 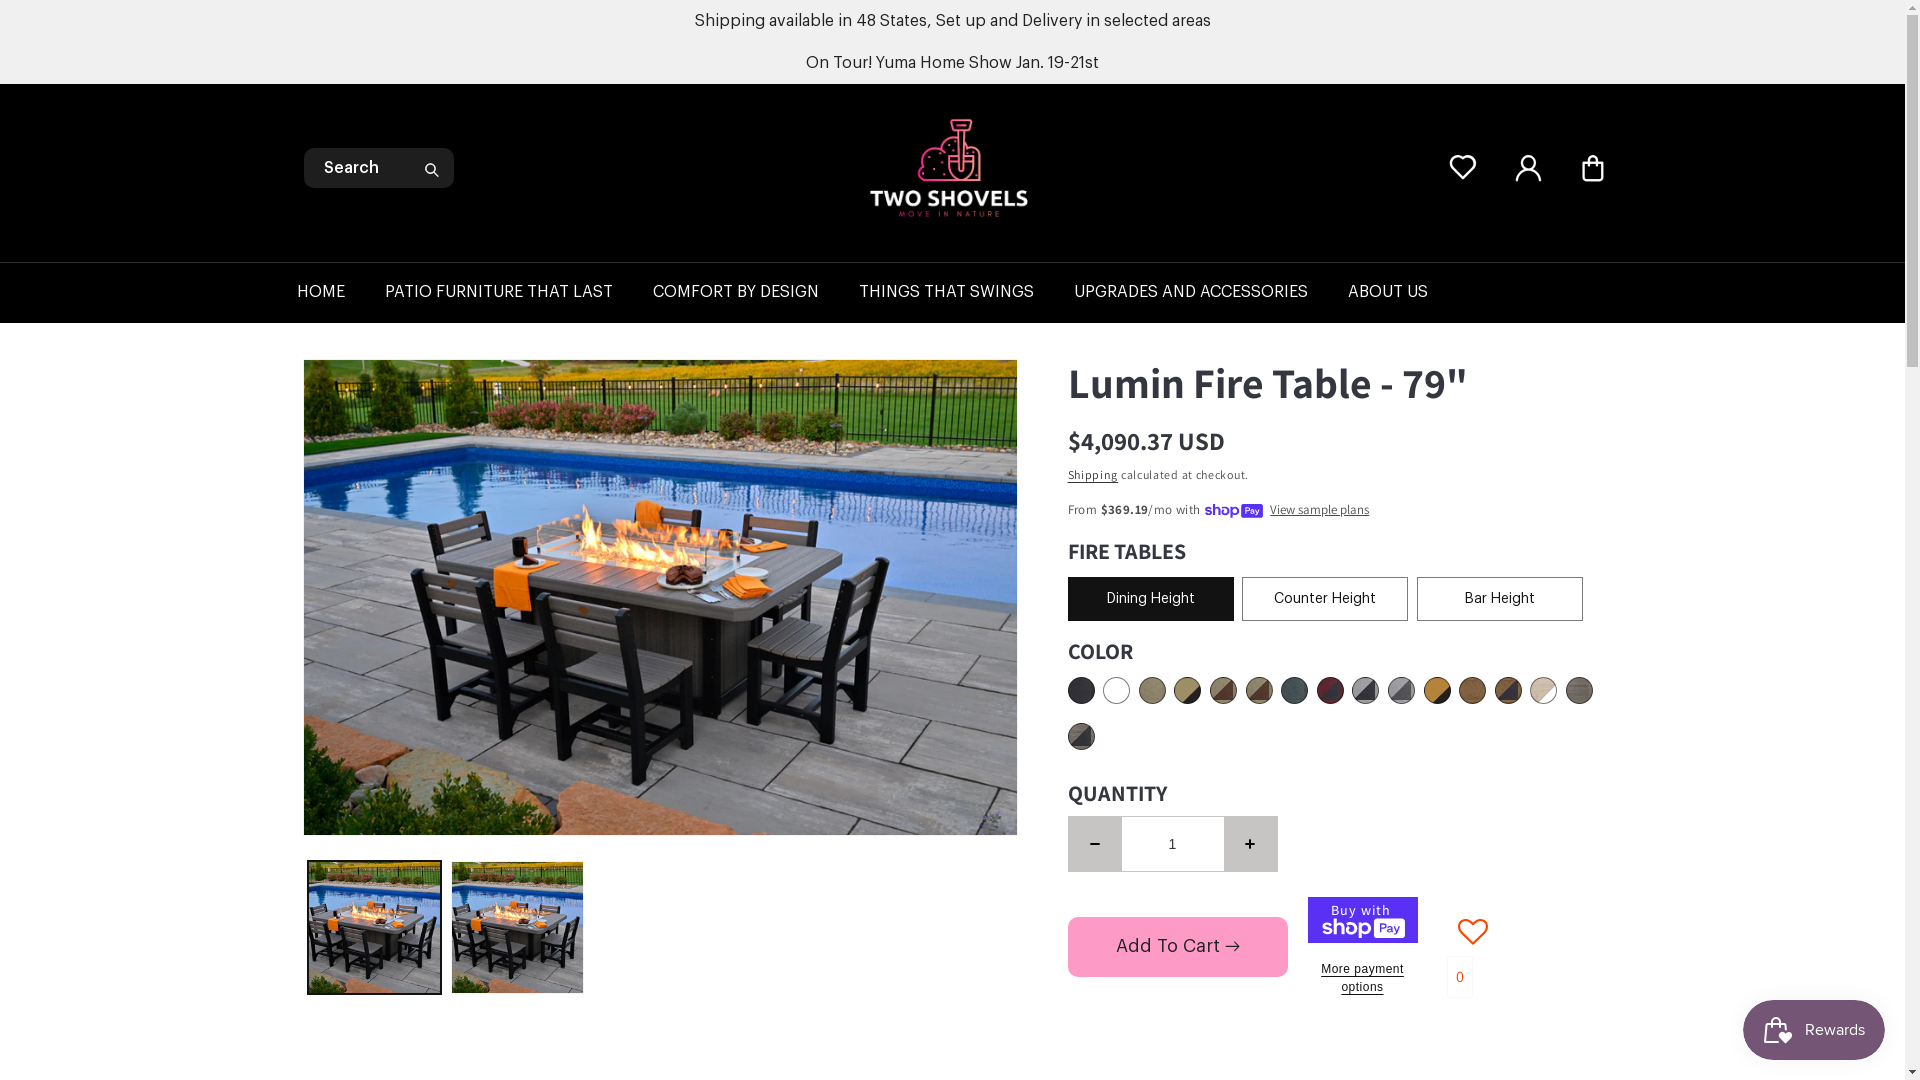 What do you see at coordinates (652, 292) in the screenshot?
I see `'COMFORT BY DESIGN'` at bounding box center [652, 292].